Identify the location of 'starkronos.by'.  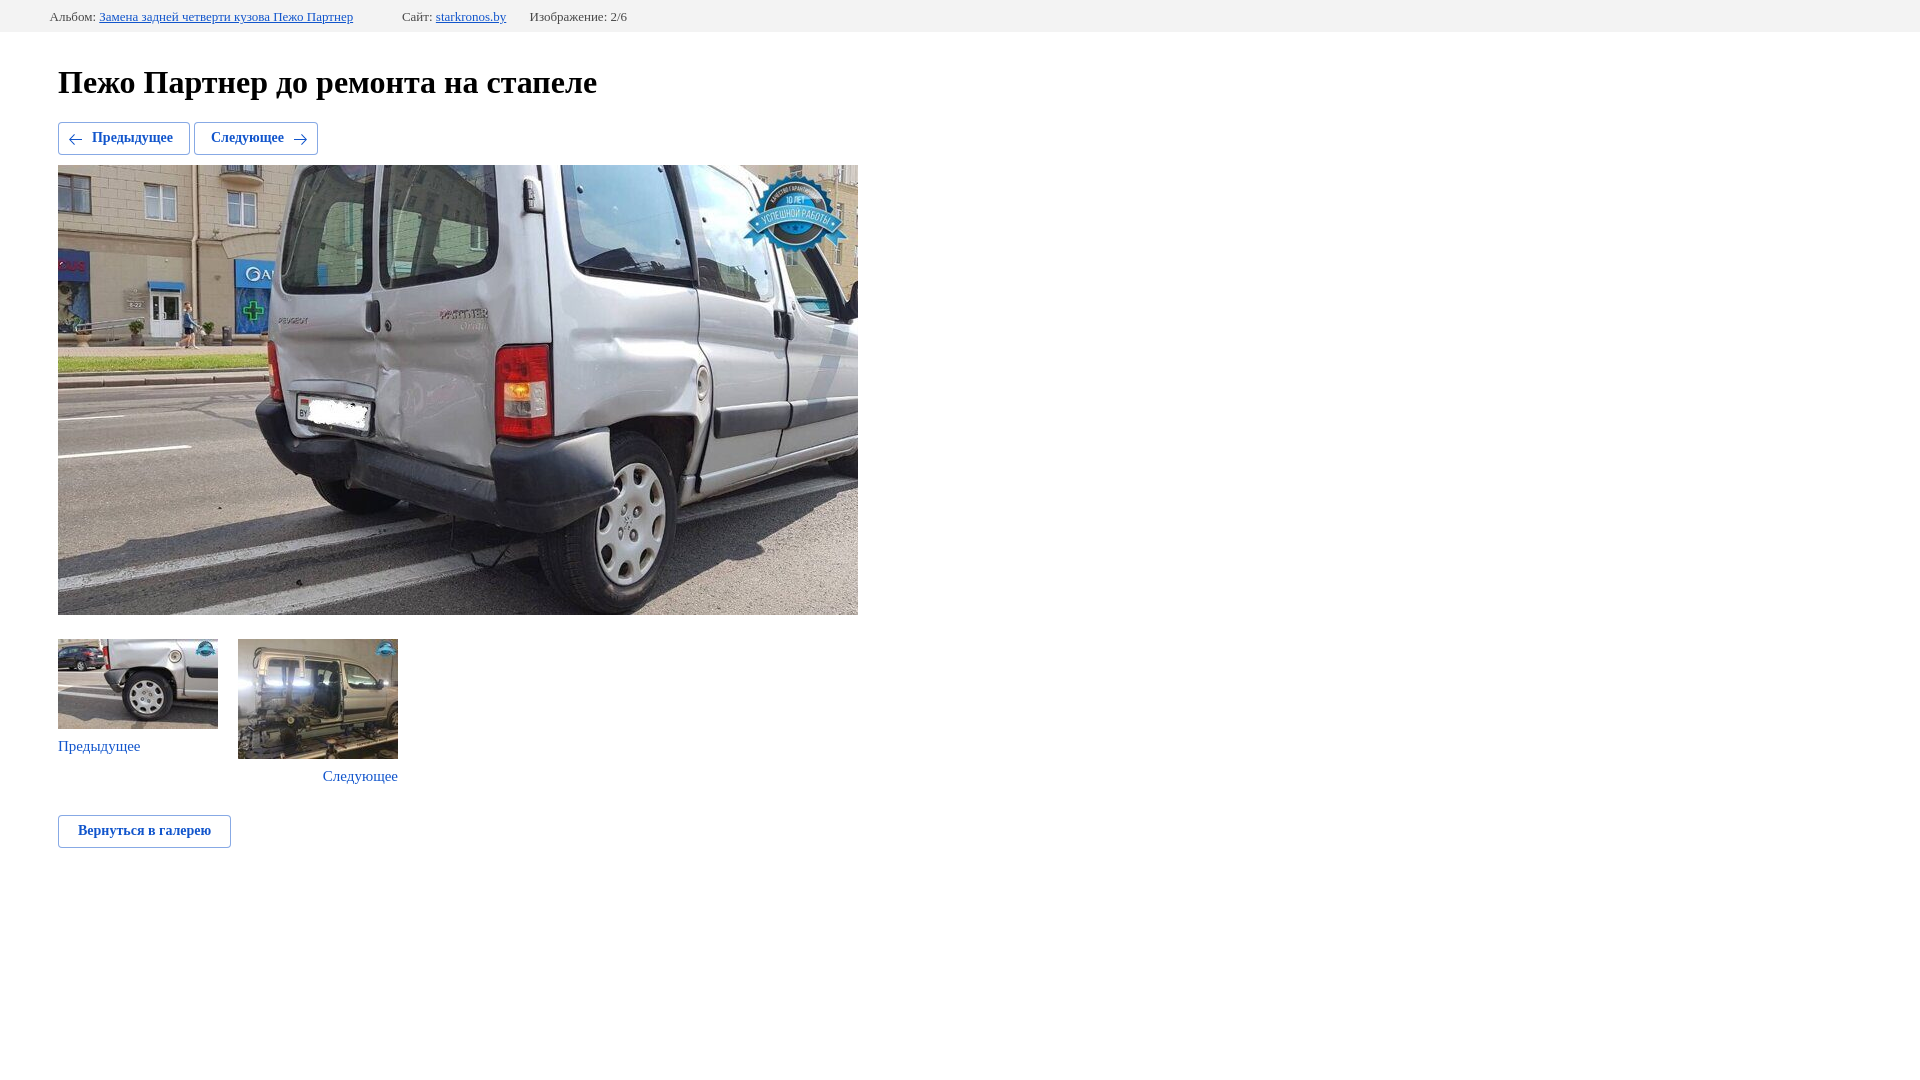
(435, 16).